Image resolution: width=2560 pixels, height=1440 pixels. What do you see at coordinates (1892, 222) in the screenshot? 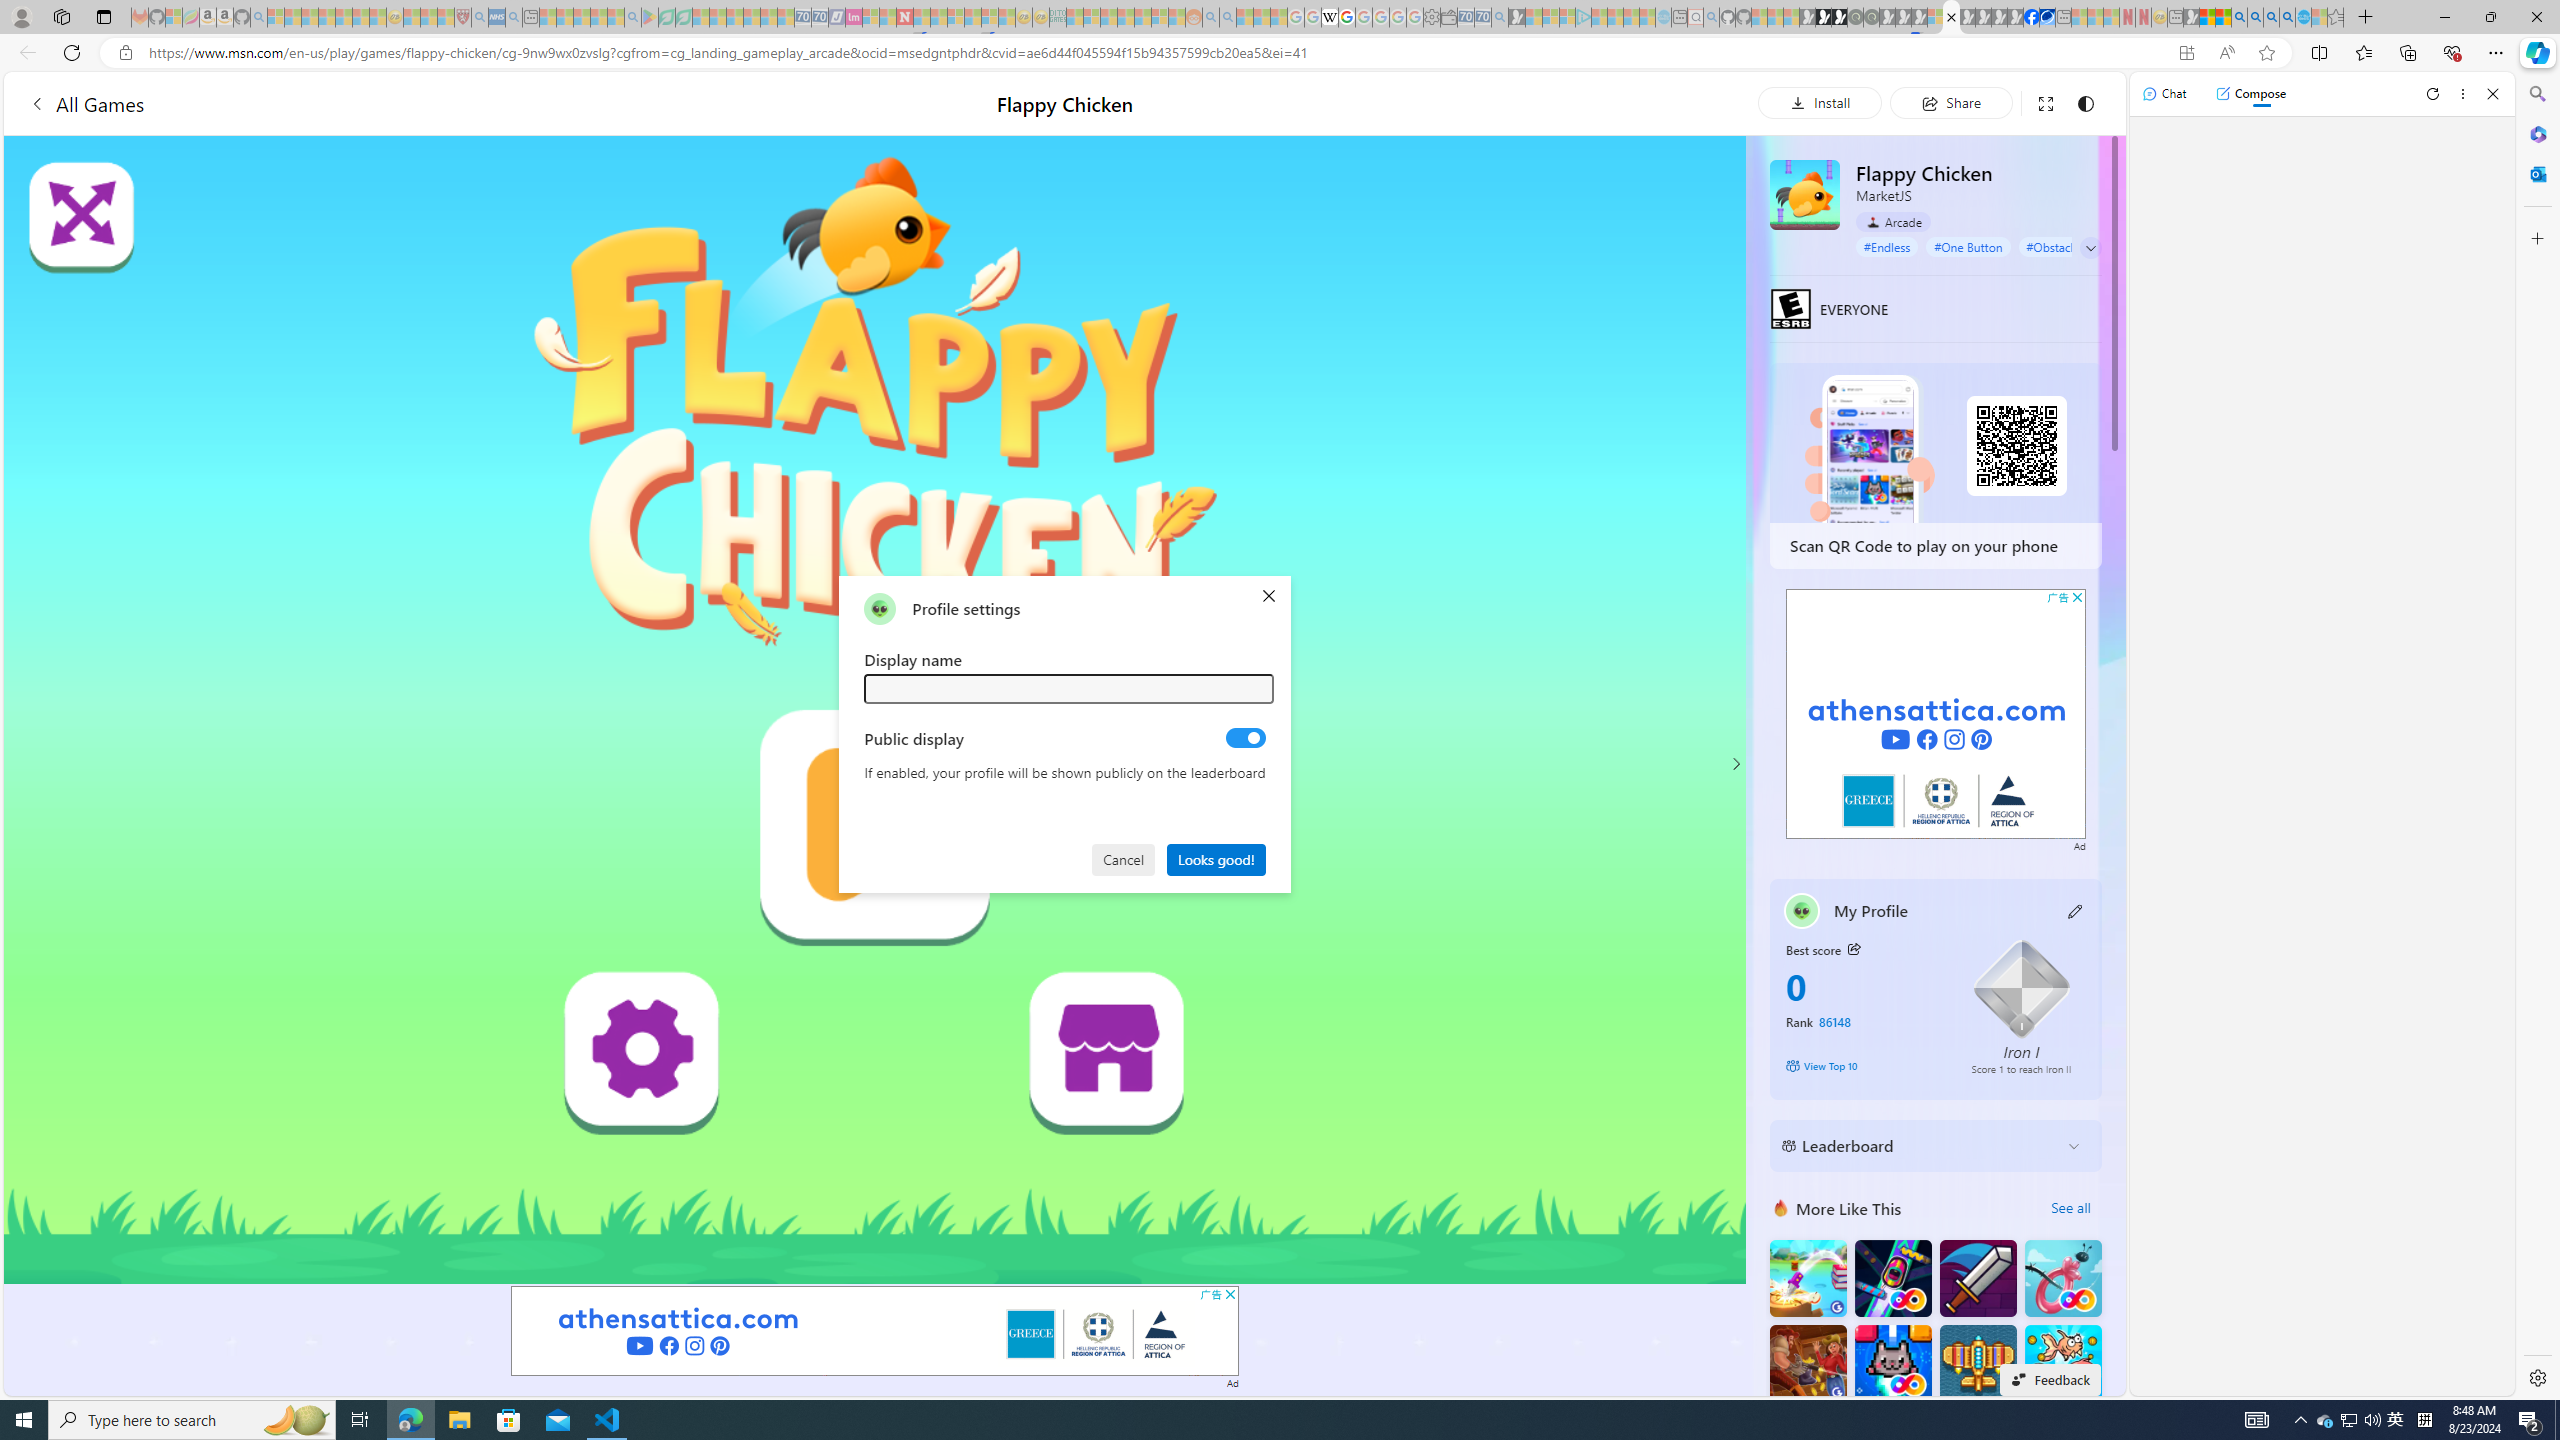
I see `'Arcade'` at bounding box center [1892, 222].